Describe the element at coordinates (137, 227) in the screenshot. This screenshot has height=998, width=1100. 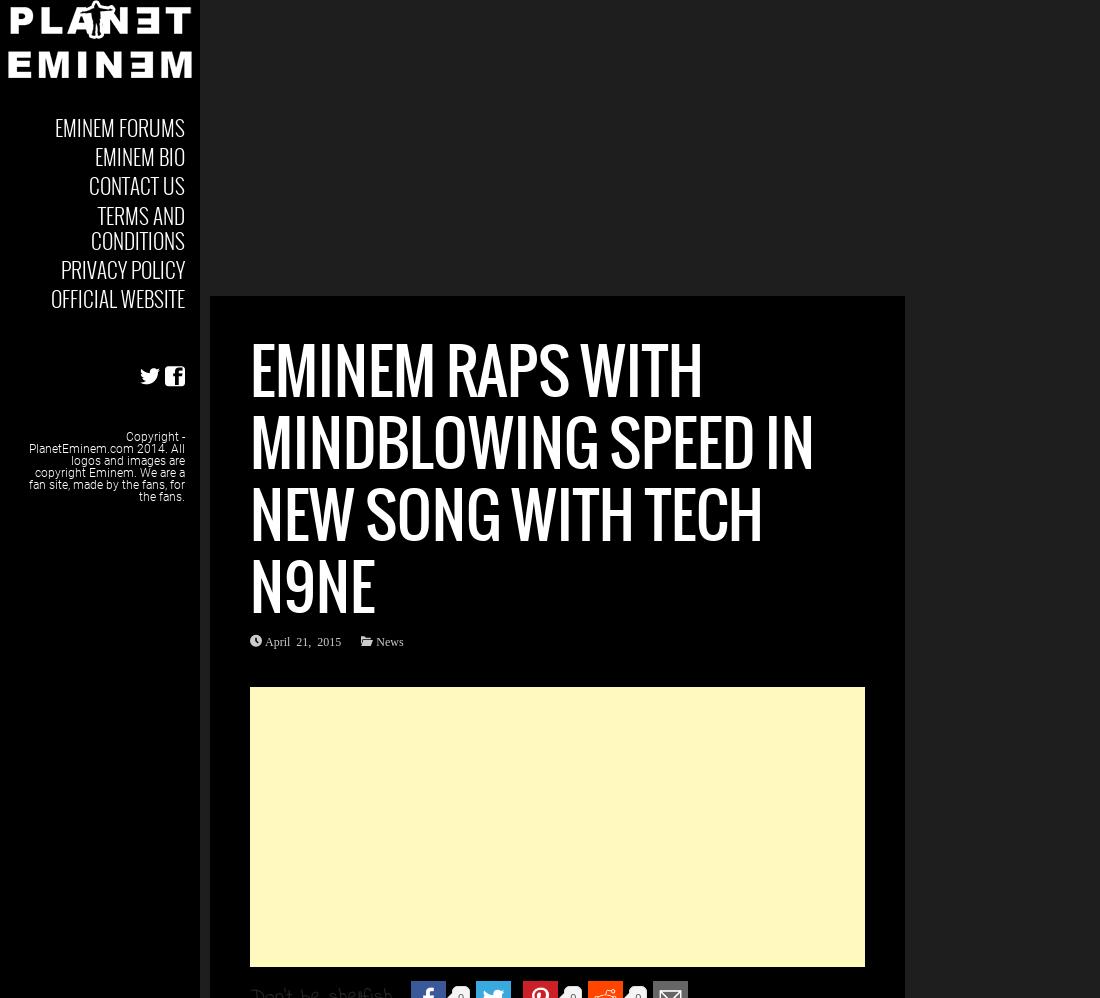
I see `'Terms and Conditions'` at that location.